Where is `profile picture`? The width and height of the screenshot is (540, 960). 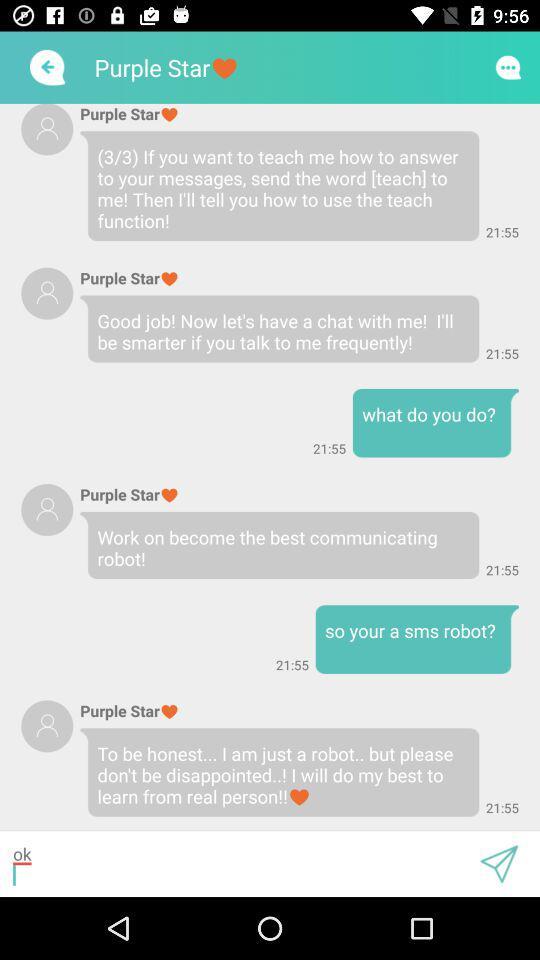 profile picture is located at coordinates (47, 128).